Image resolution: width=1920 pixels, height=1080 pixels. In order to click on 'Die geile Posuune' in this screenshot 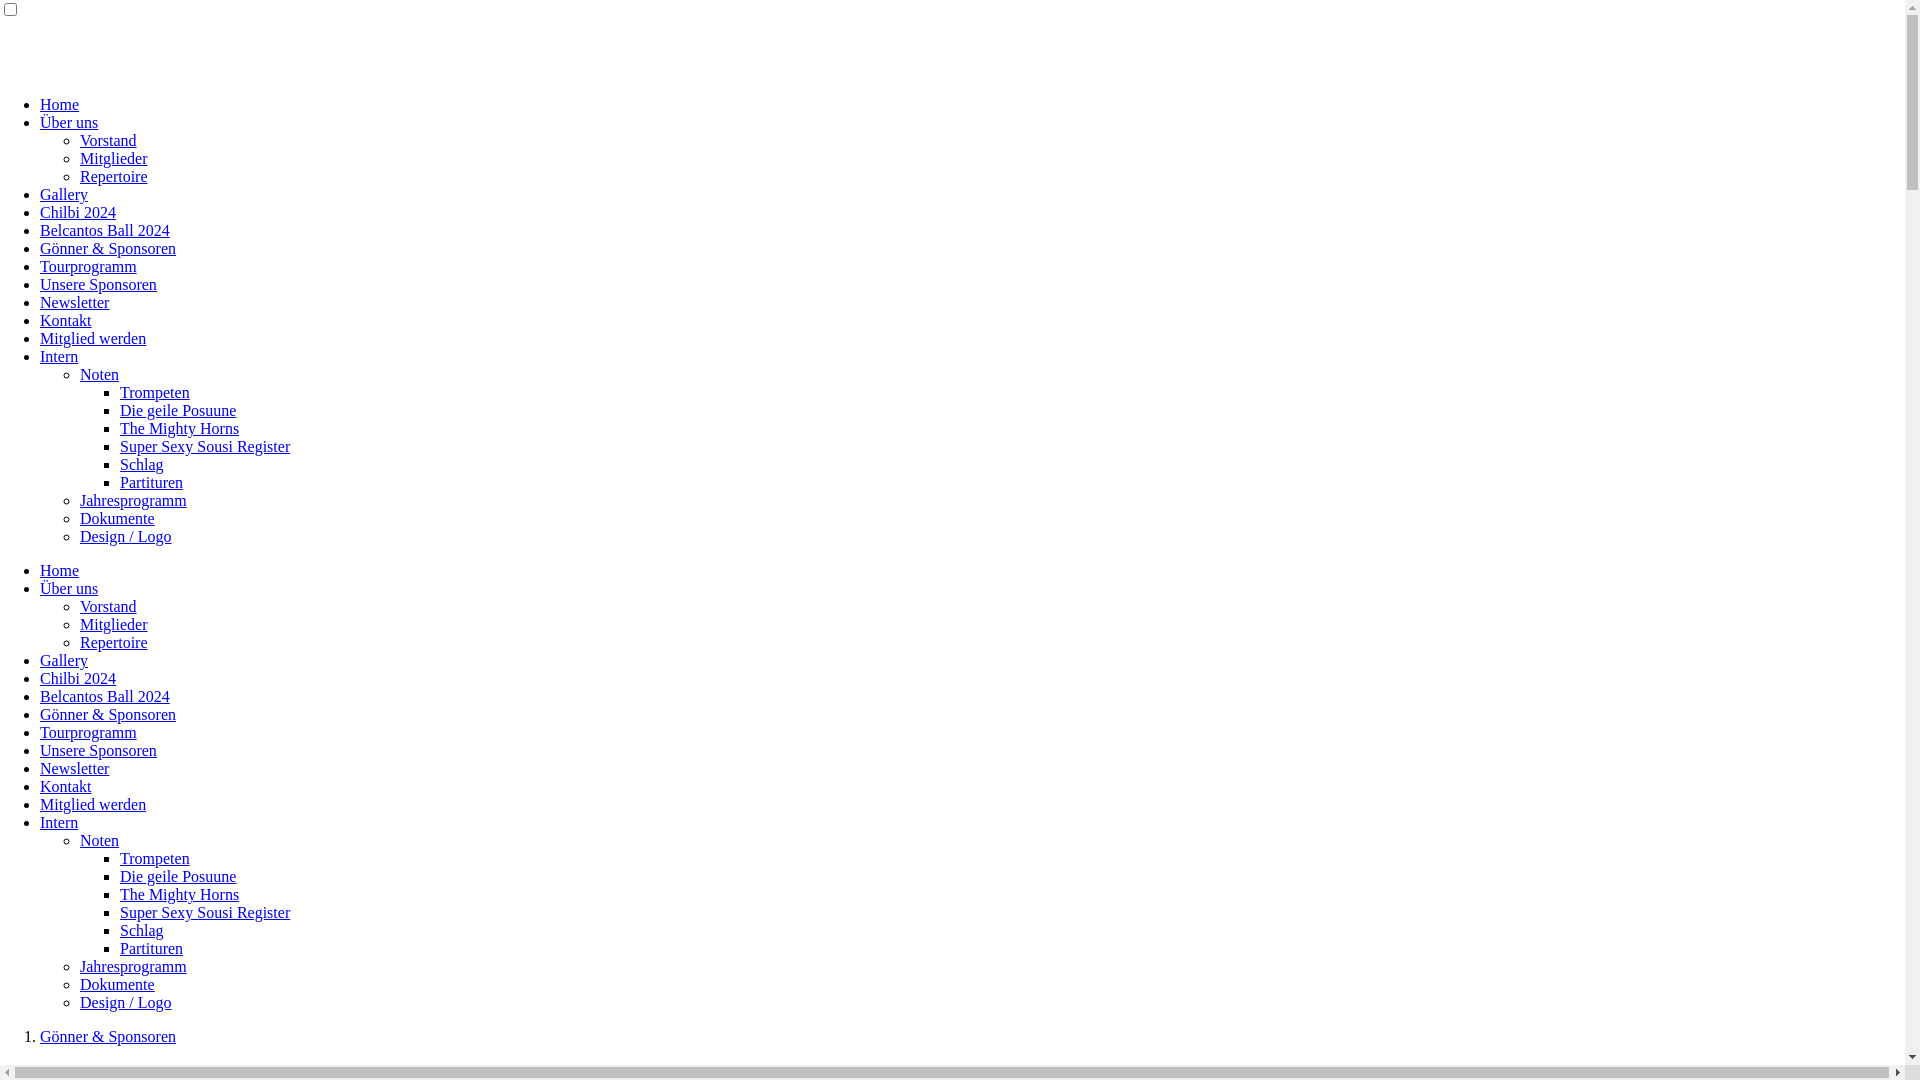, I will do `click(119, 409)`.